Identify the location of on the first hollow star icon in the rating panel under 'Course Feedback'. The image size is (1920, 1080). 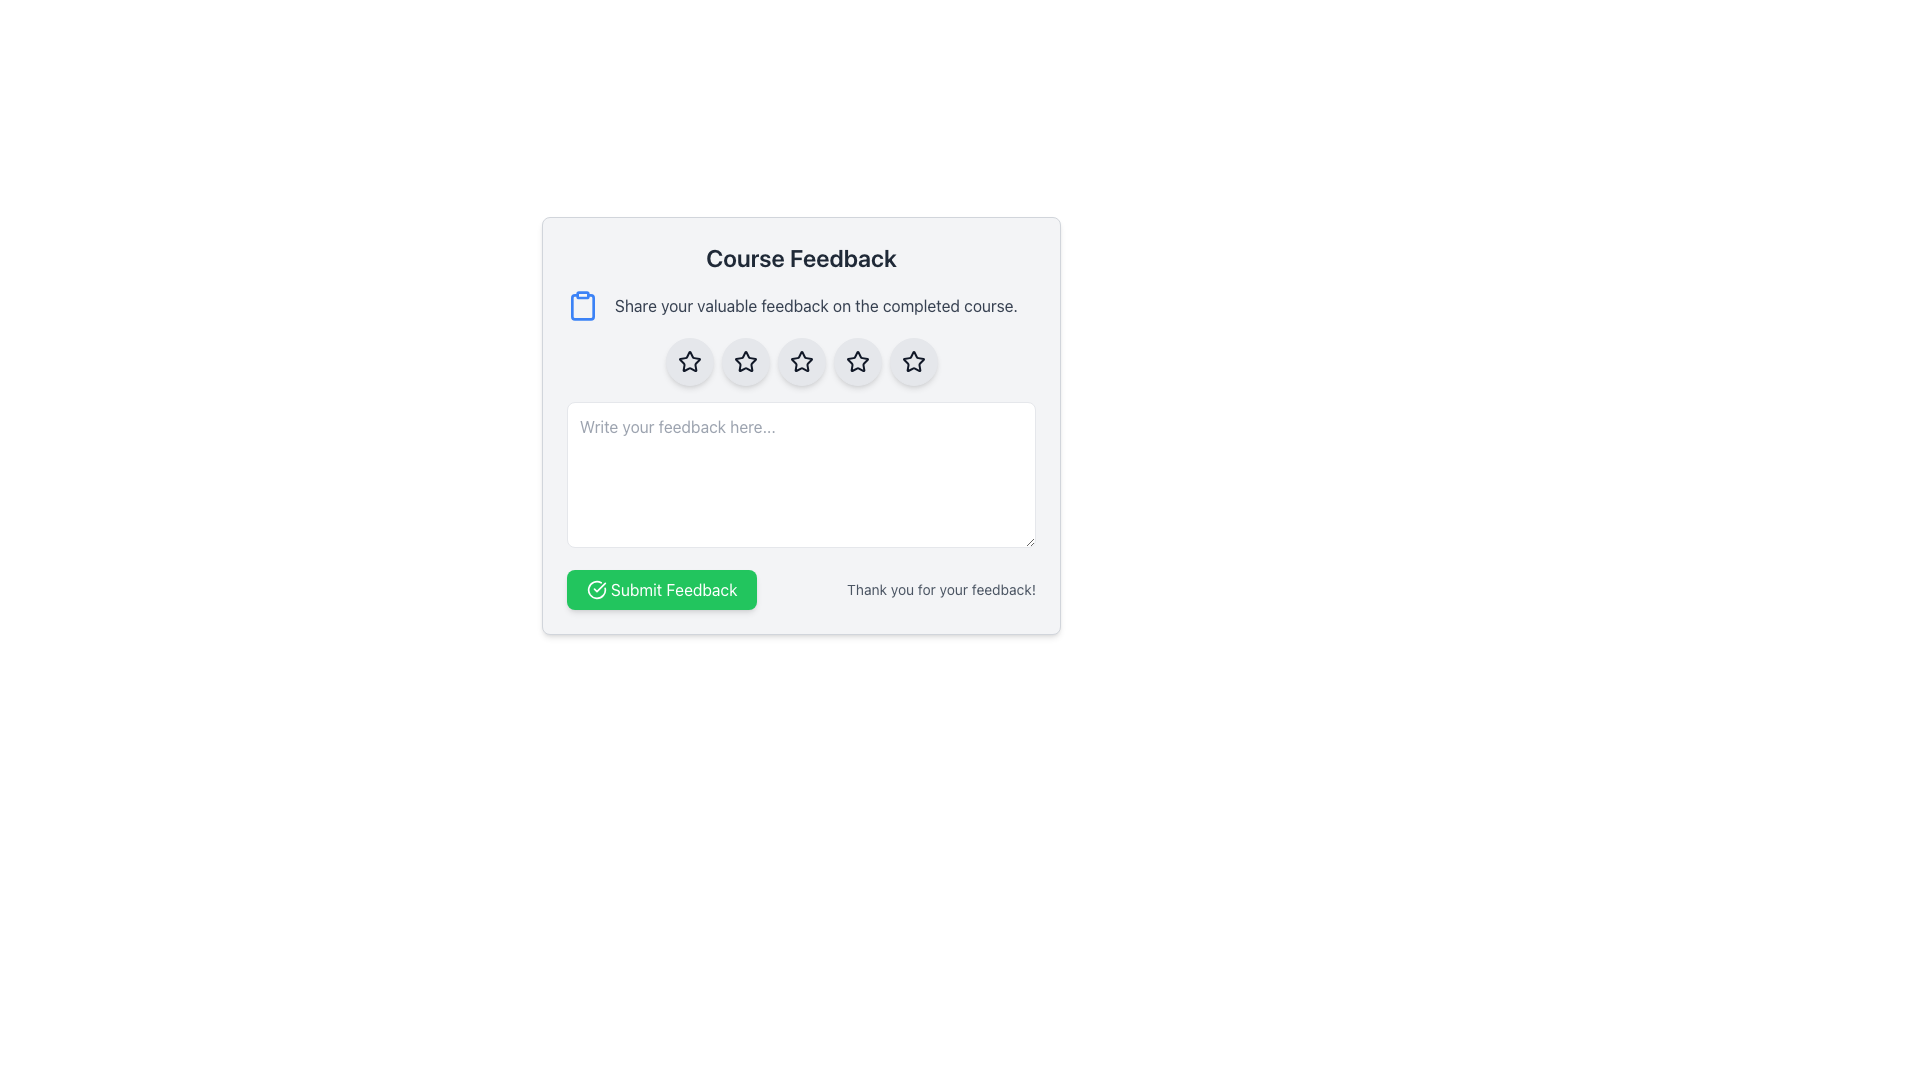
(689, 361).